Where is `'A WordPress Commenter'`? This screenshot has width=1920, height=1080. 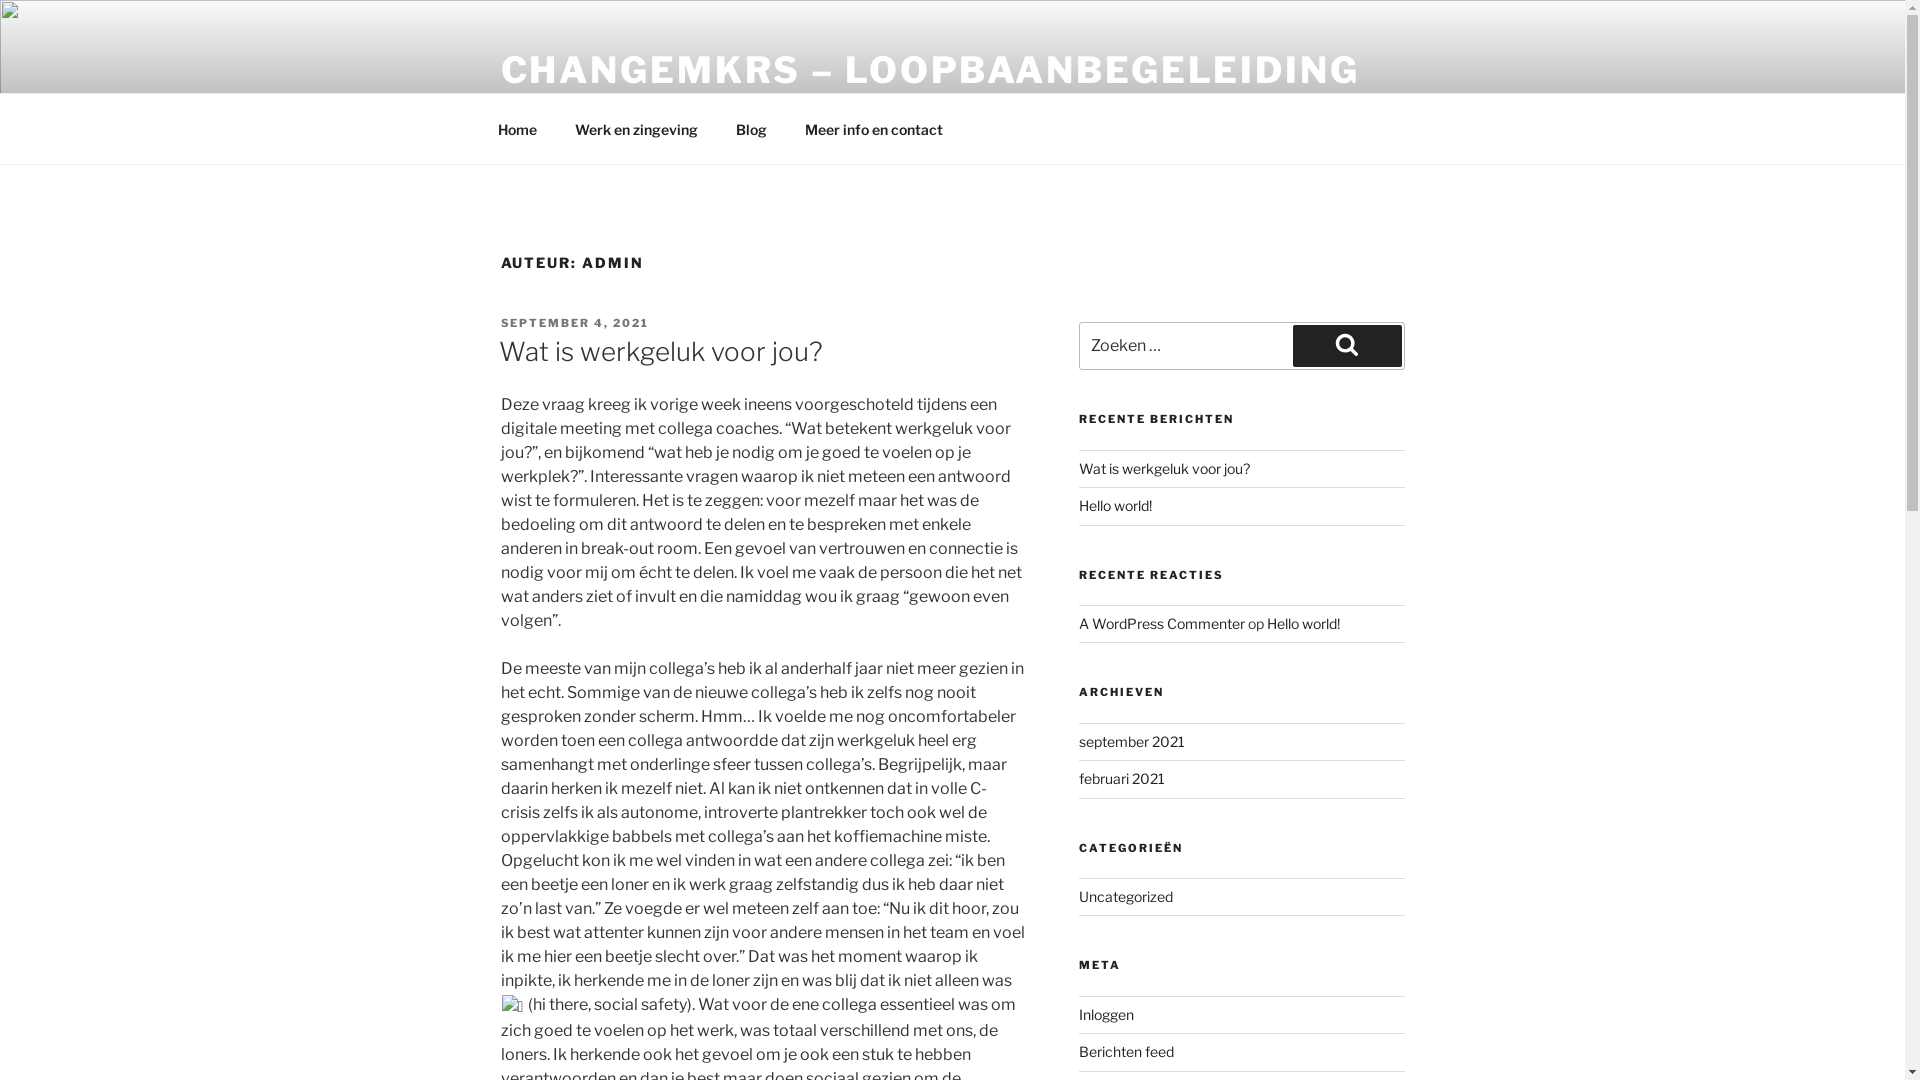 'A WordPress Commenter' is located at coordinates (1161, 622).